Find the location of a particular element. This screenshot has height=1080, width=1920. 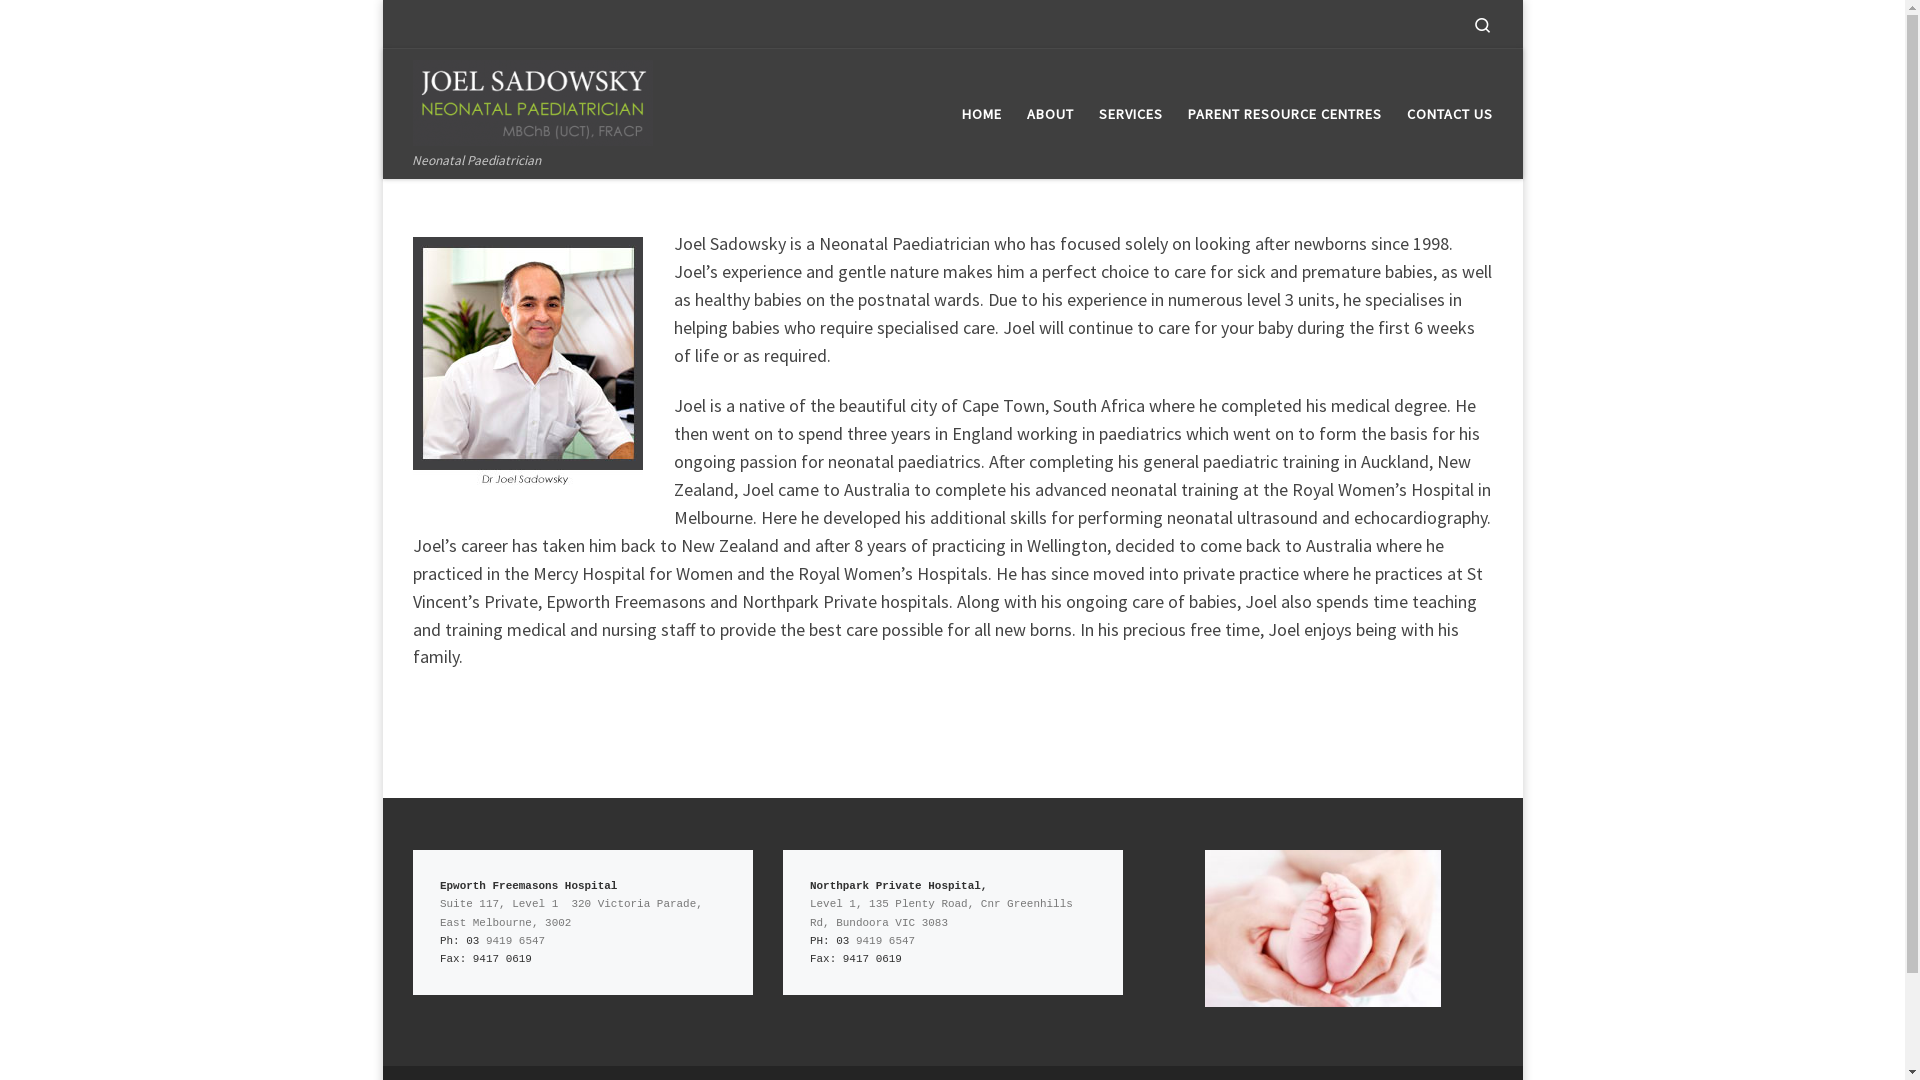

'ABOUT' is located at coordinates (1049, 114).